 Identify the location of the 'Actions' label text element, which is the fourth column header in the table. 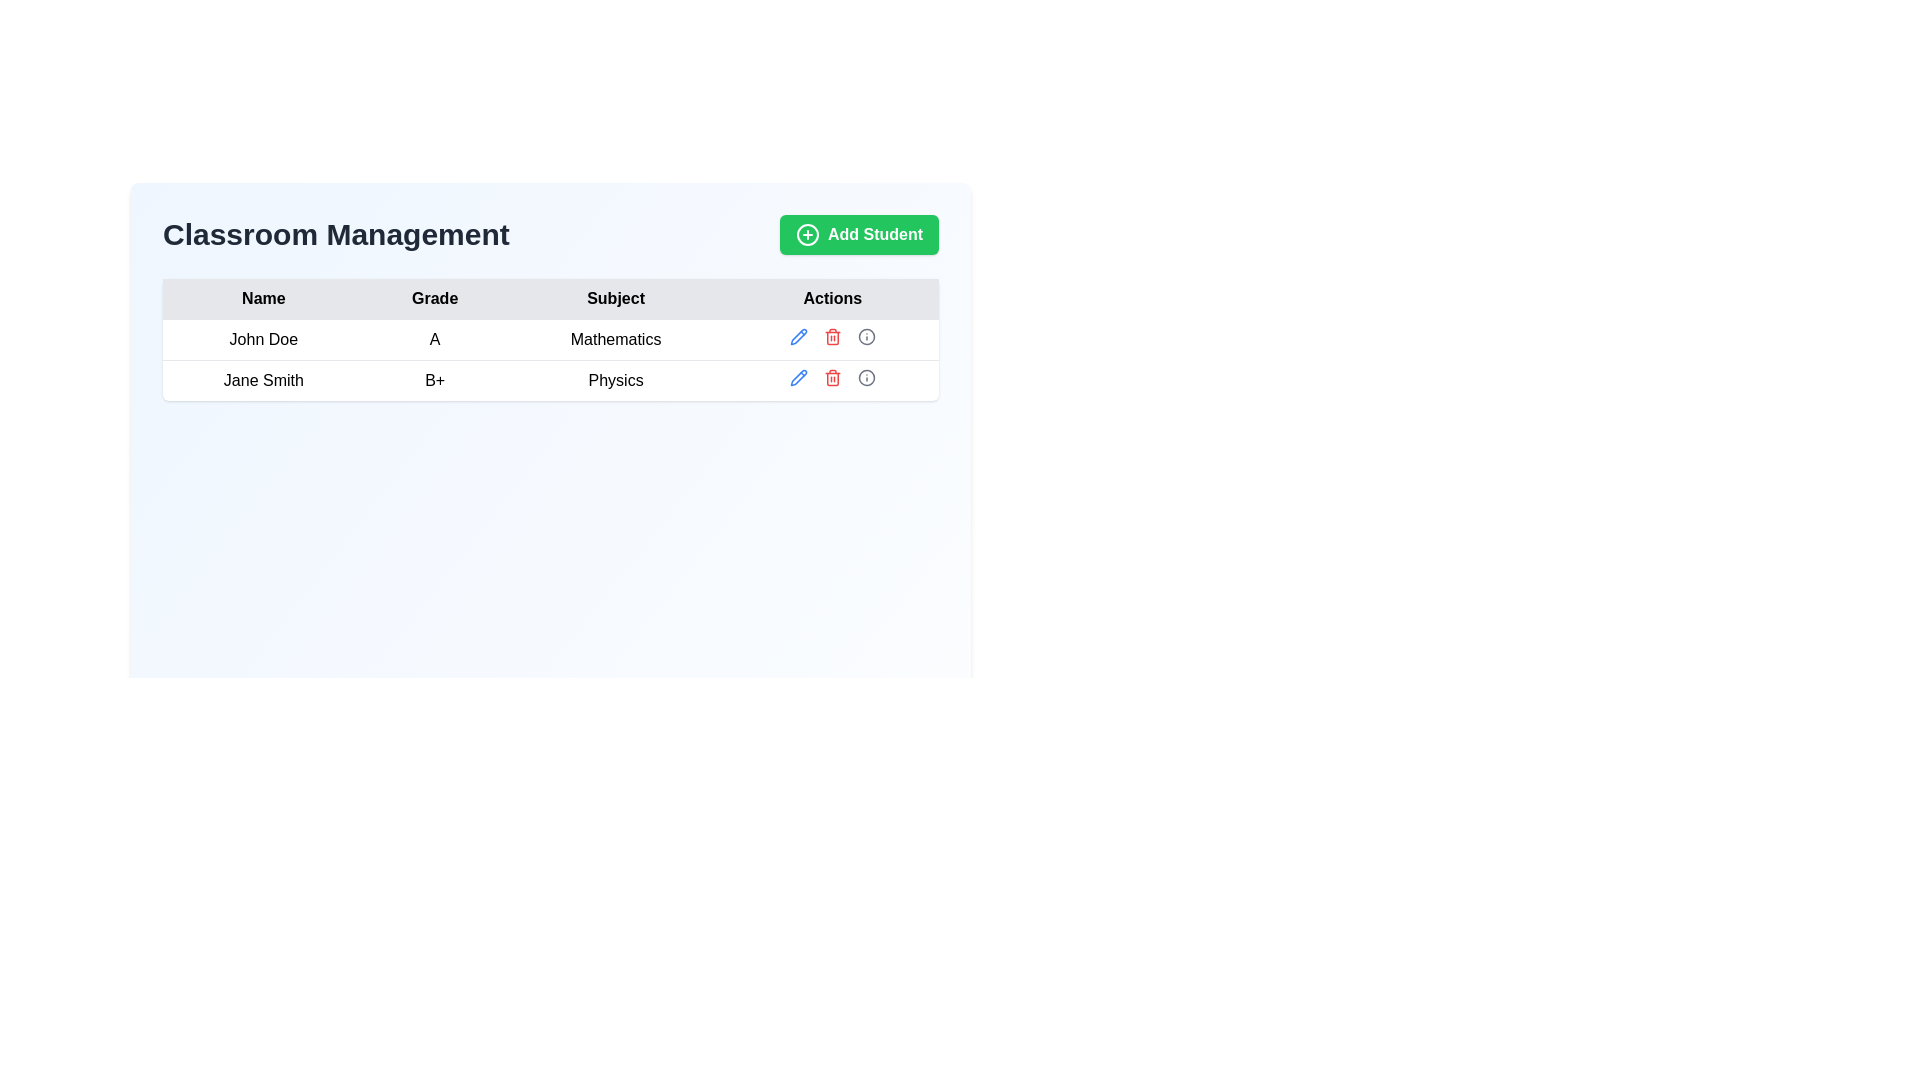
(832, 299).